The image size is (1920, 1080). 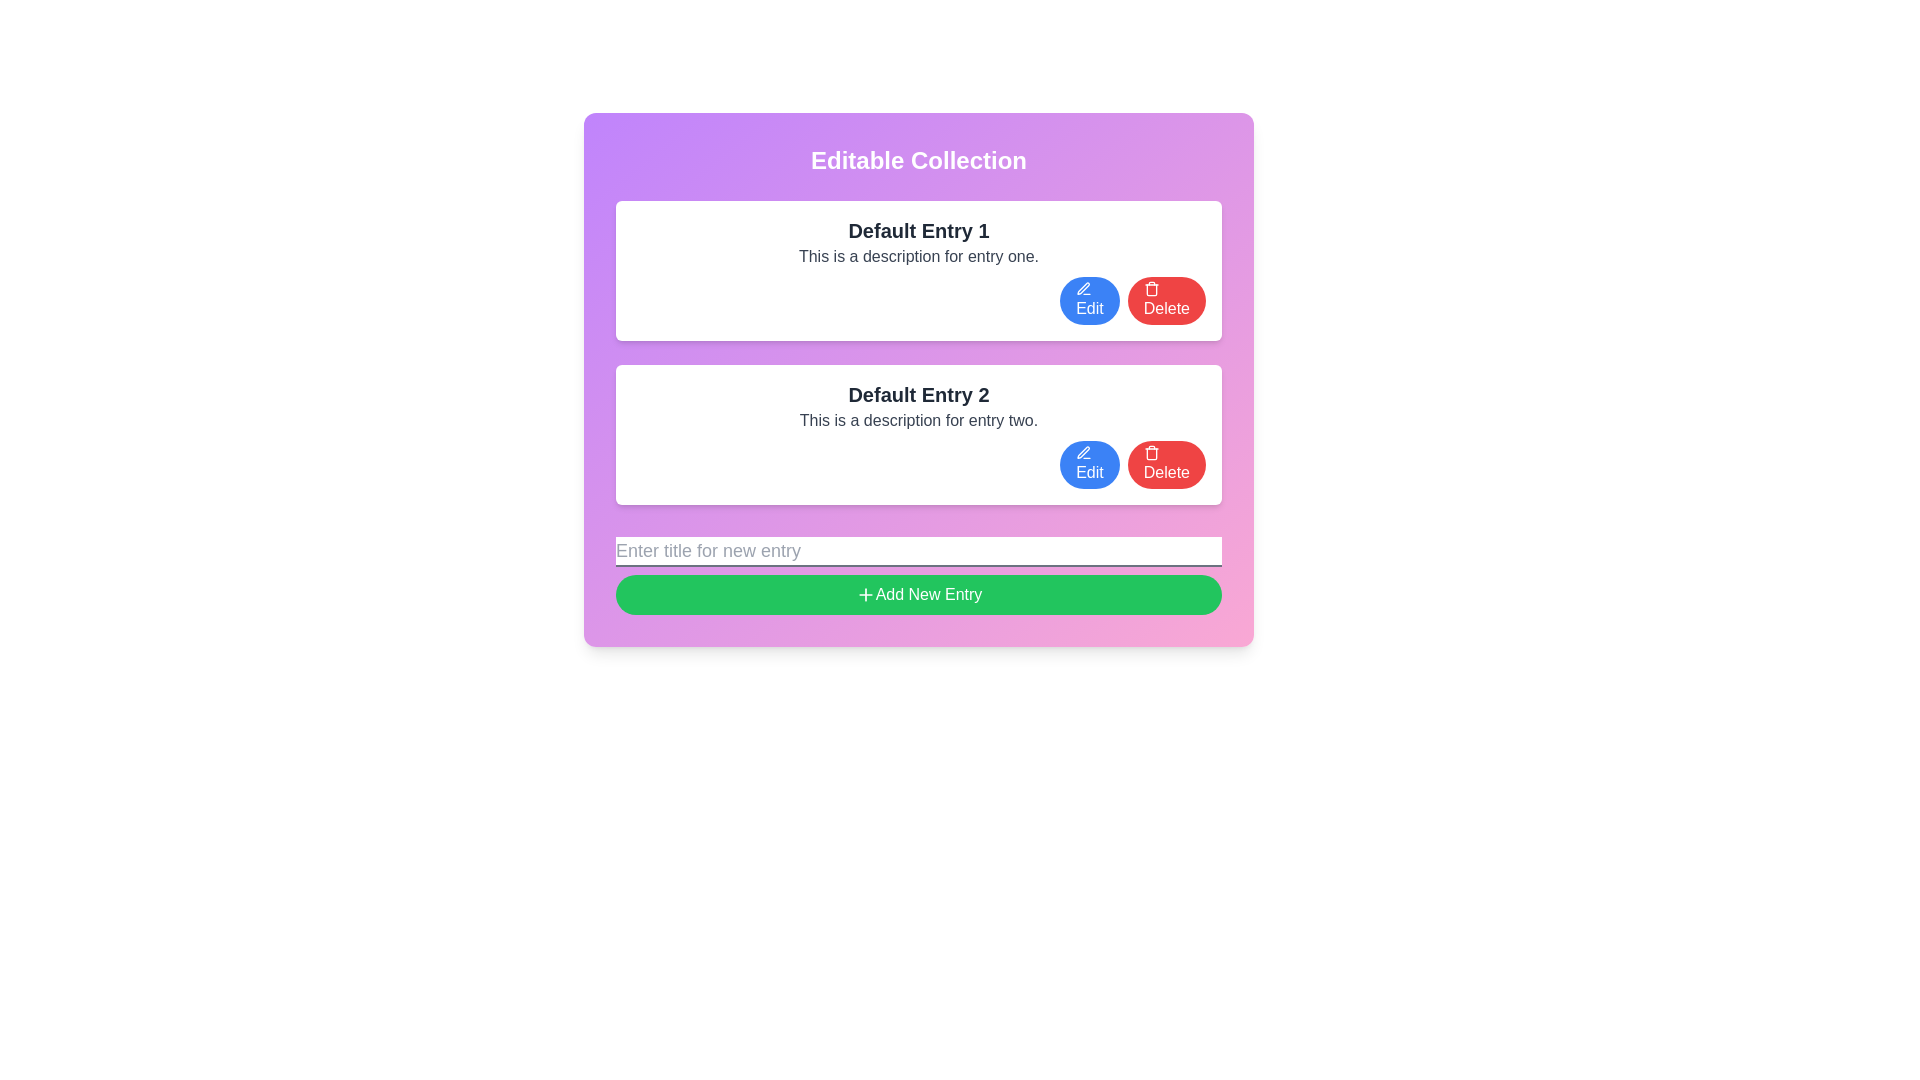 What do you see at coordinates (1088, 465) in the screenshot?
I see `the rounded blue button with white text saying 'Edit'` at bounding box center [1088, 465].